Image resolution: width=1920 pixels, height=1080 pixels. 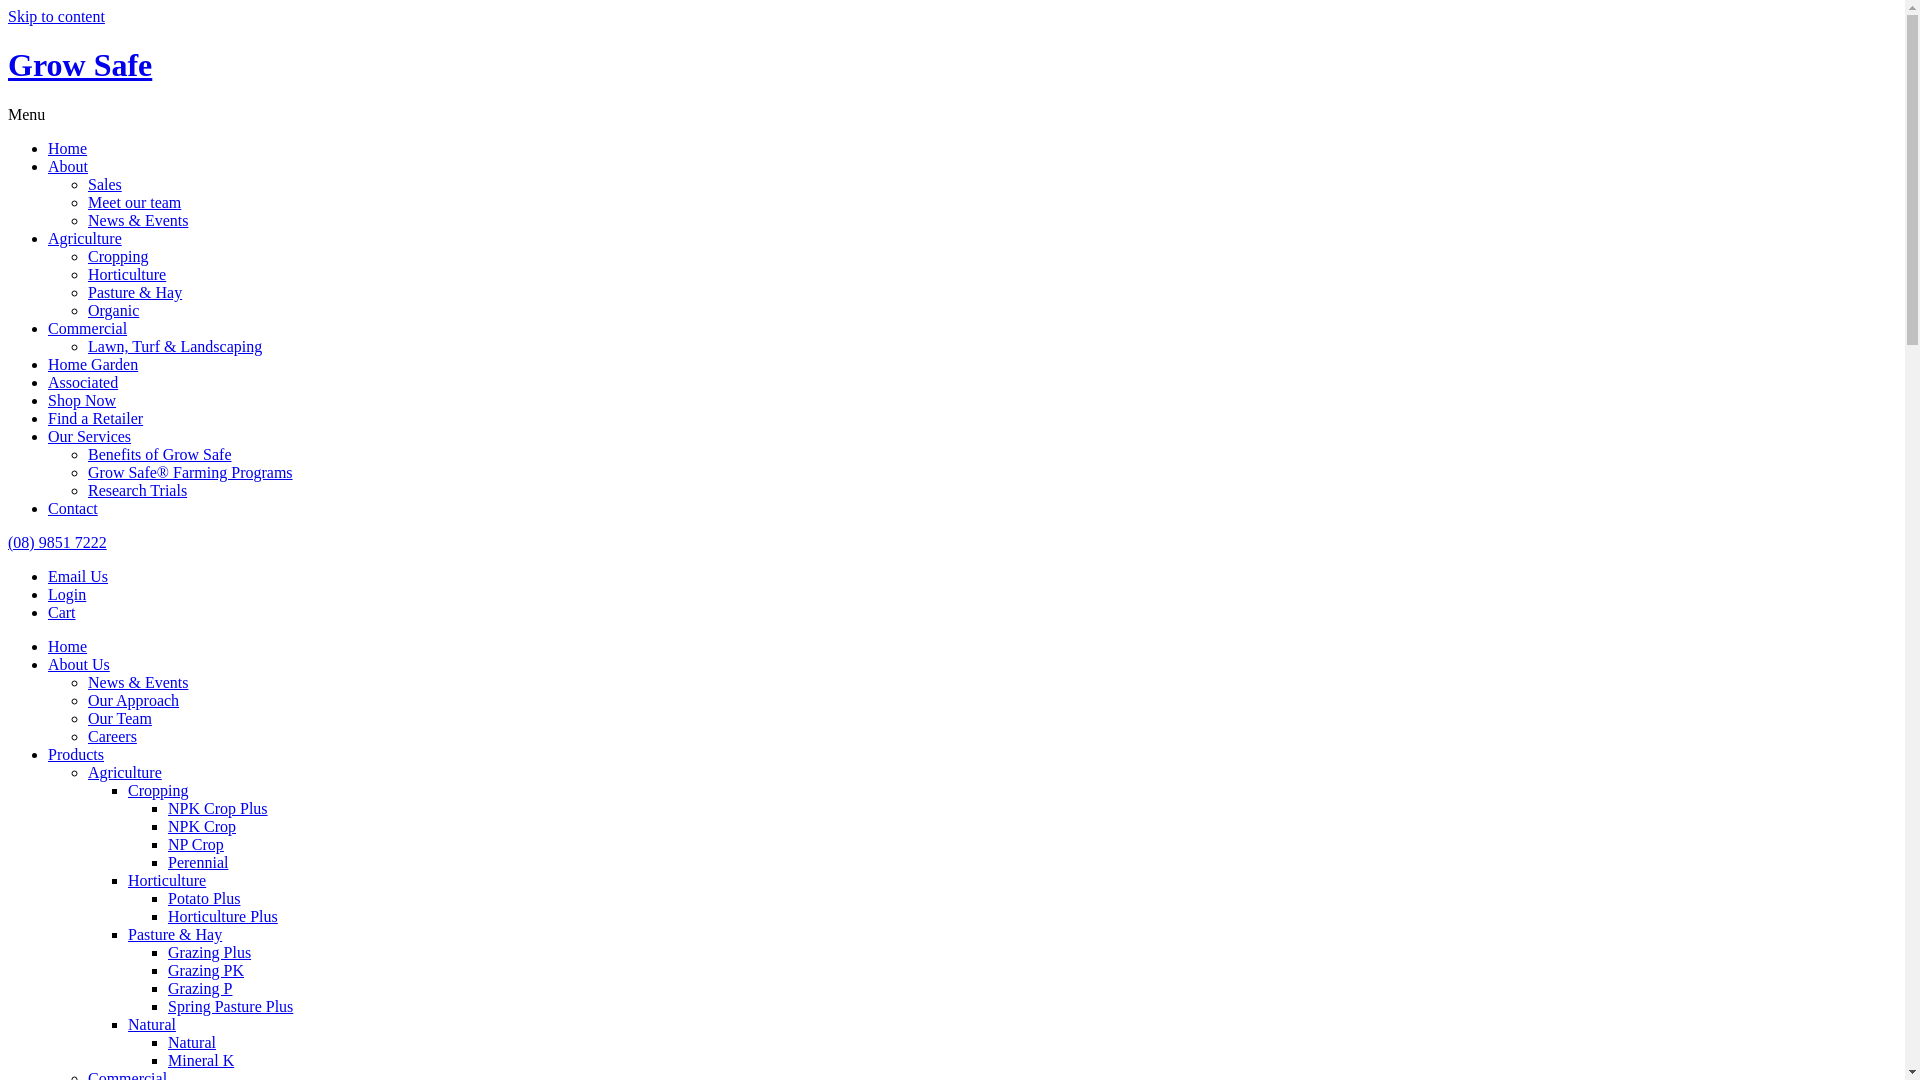 I want to click on 'Mineral K', so click(x=201, y=1059).